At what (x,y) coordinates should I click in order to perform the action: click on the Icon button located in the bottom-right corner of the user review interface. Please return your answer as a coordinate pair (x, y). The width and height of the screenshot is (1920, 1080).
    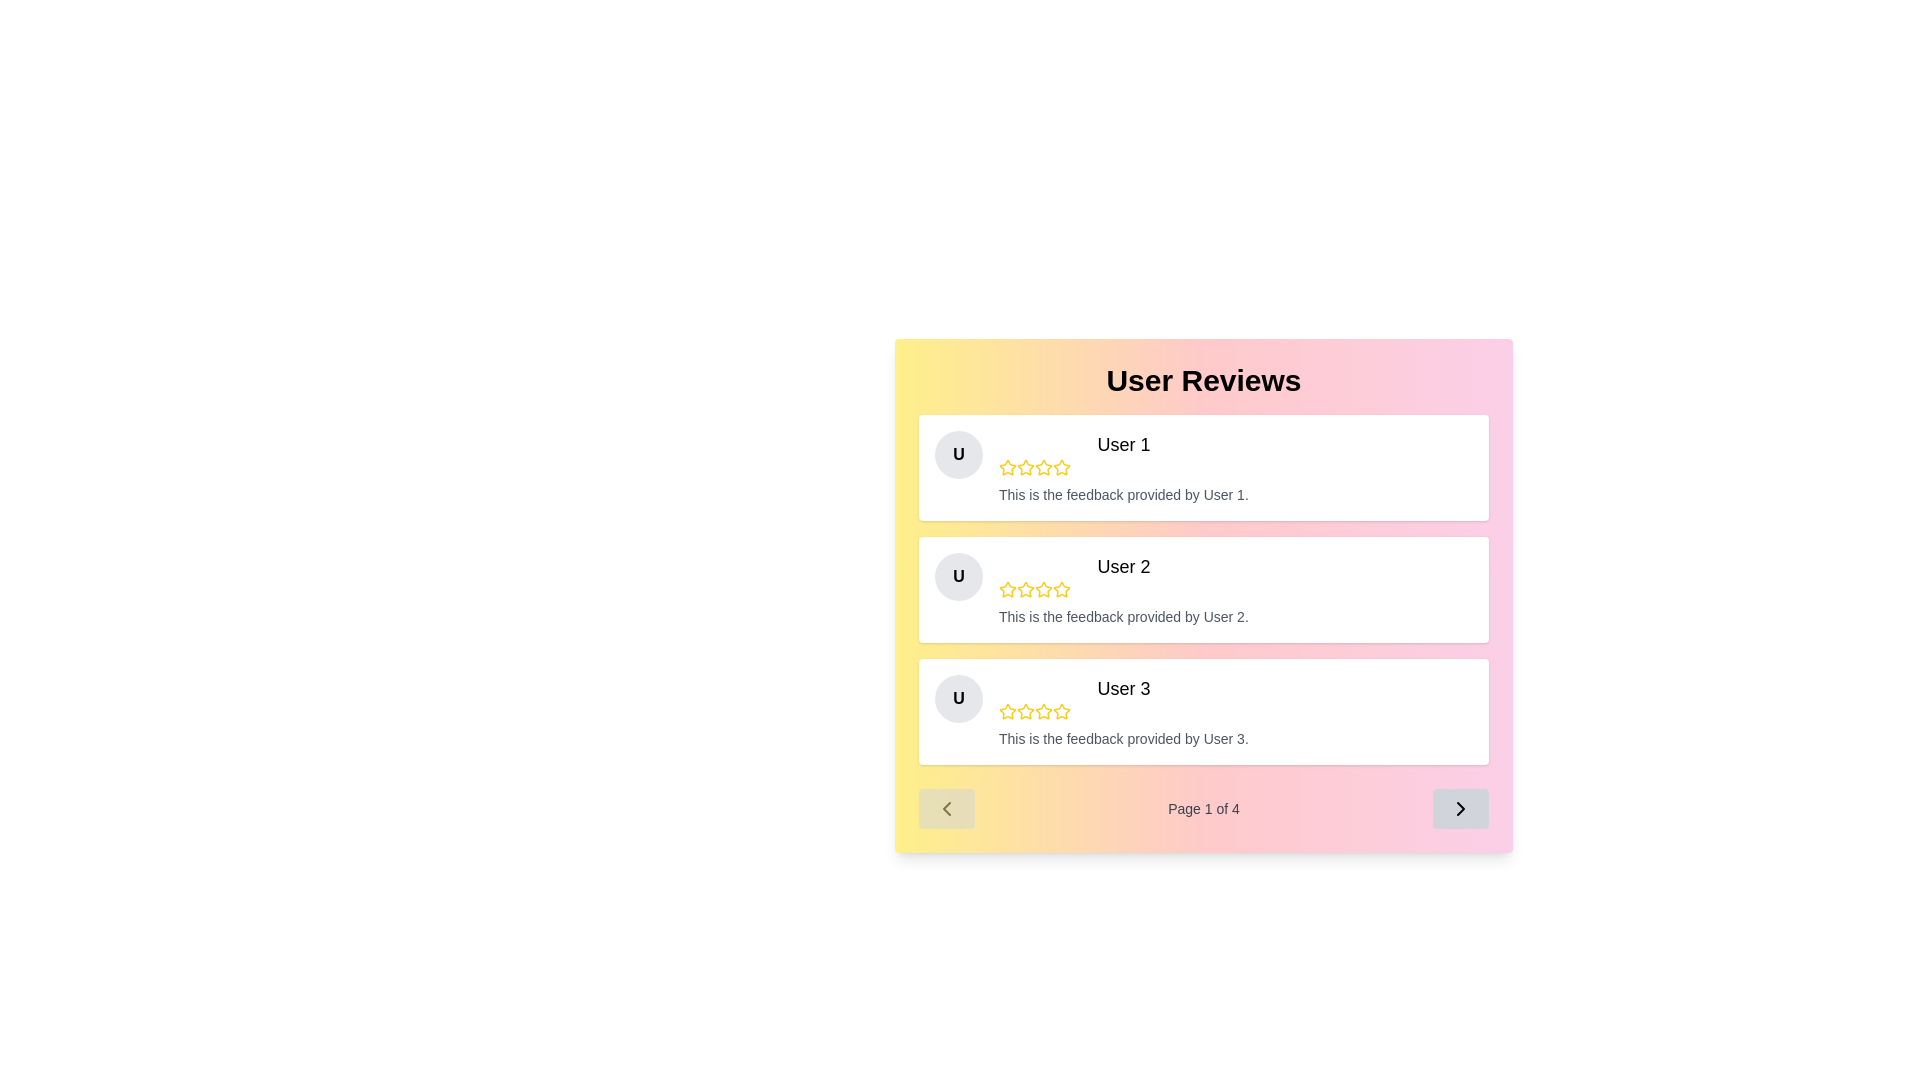
    Looking at the image, I should click on (1460, 808).